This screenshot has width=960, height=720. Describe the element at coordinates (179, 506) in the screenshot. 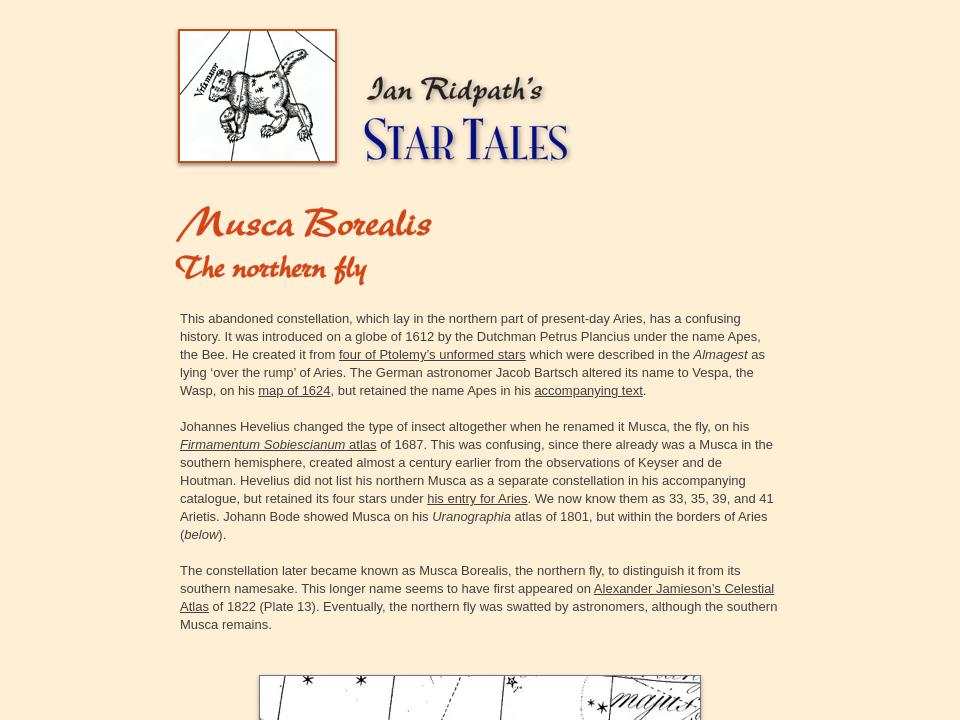

I see `'. We now know them as 33, 35, 39, and 41 Arietis. Johann Bode showed Musca on his'` at that location.